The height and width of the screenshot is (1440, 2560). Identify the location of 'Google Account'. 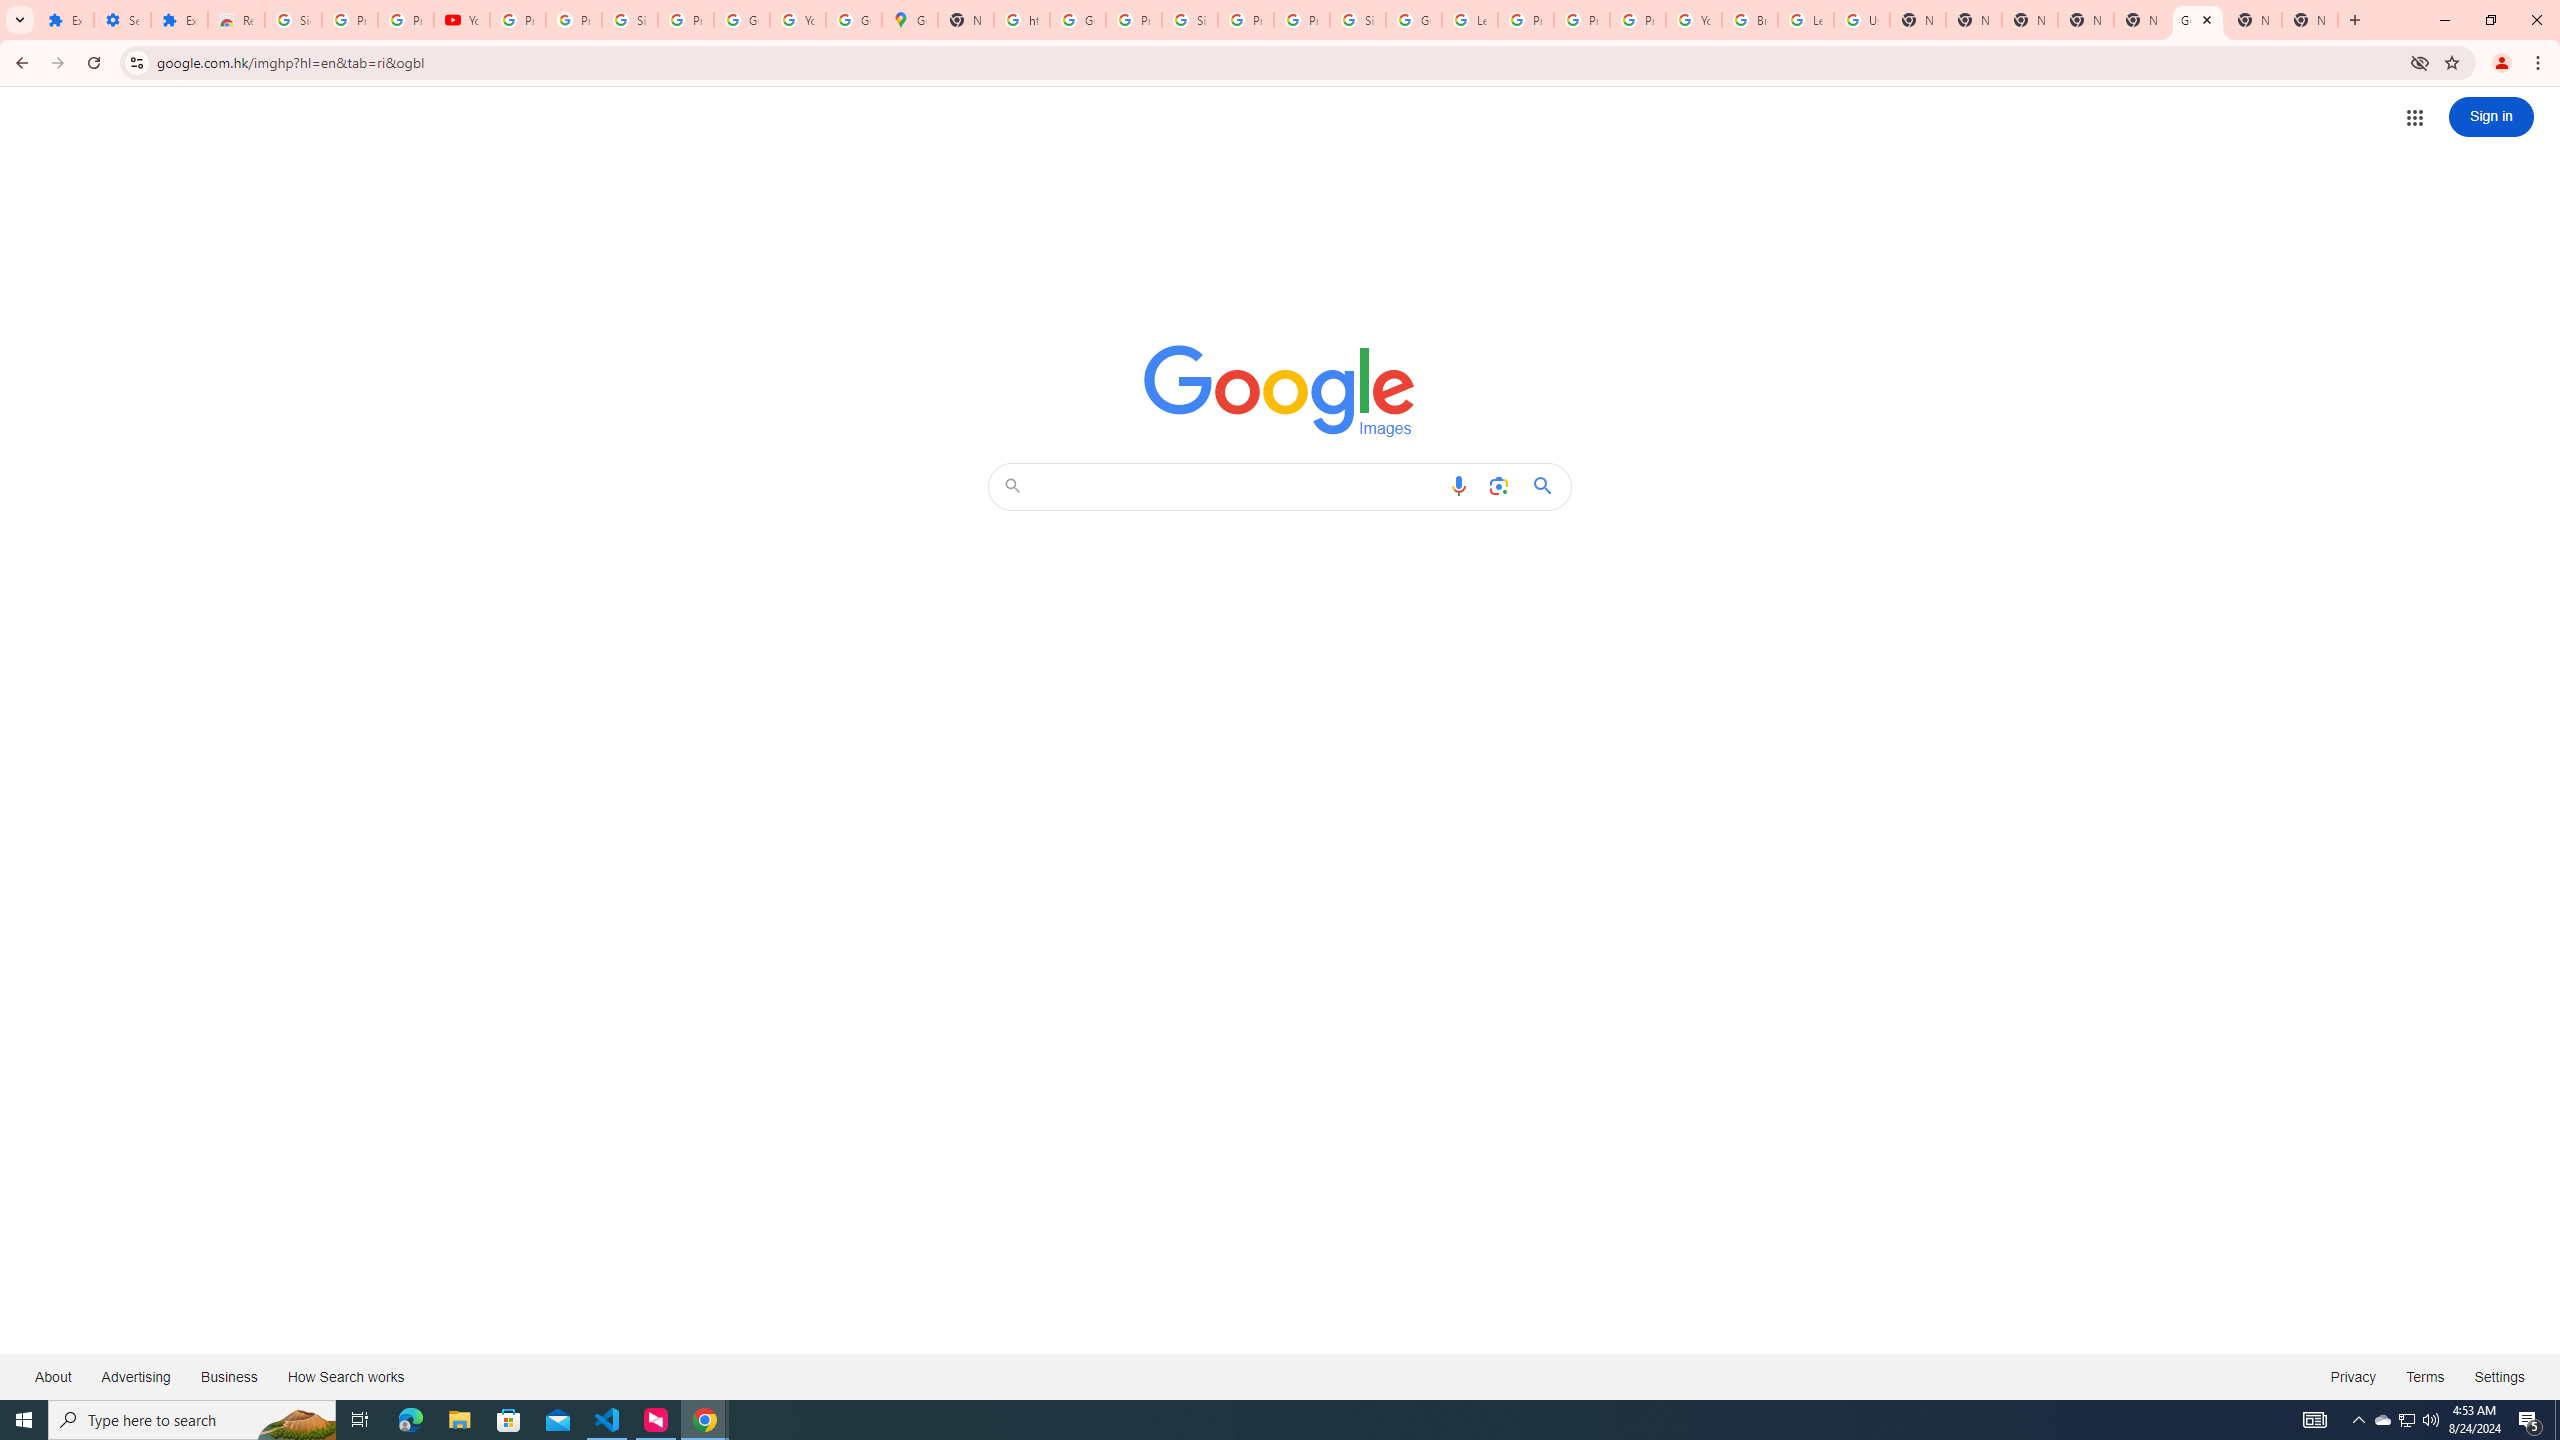
(741, 19).